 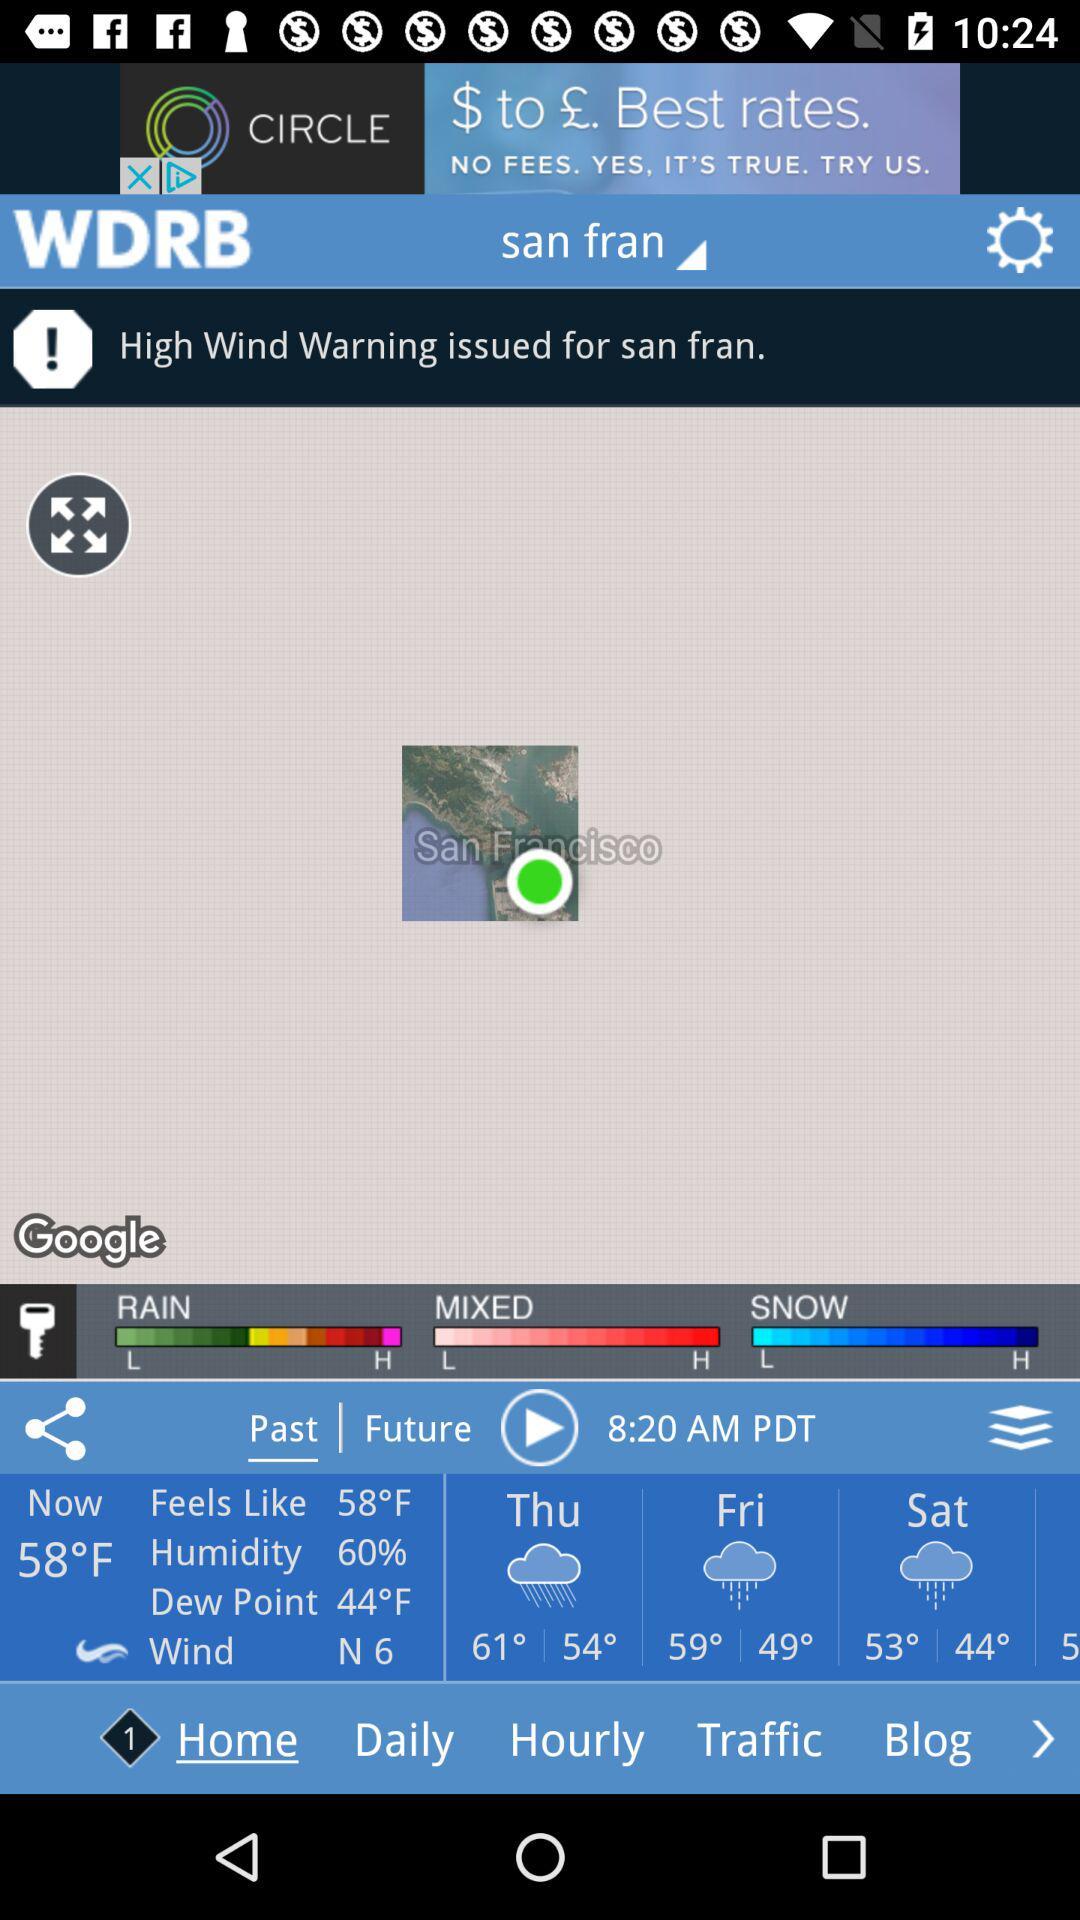 What do you see at coordinates (540, 127) in the screenshot?
I see `advertisement` at bounding box center [540, 127].